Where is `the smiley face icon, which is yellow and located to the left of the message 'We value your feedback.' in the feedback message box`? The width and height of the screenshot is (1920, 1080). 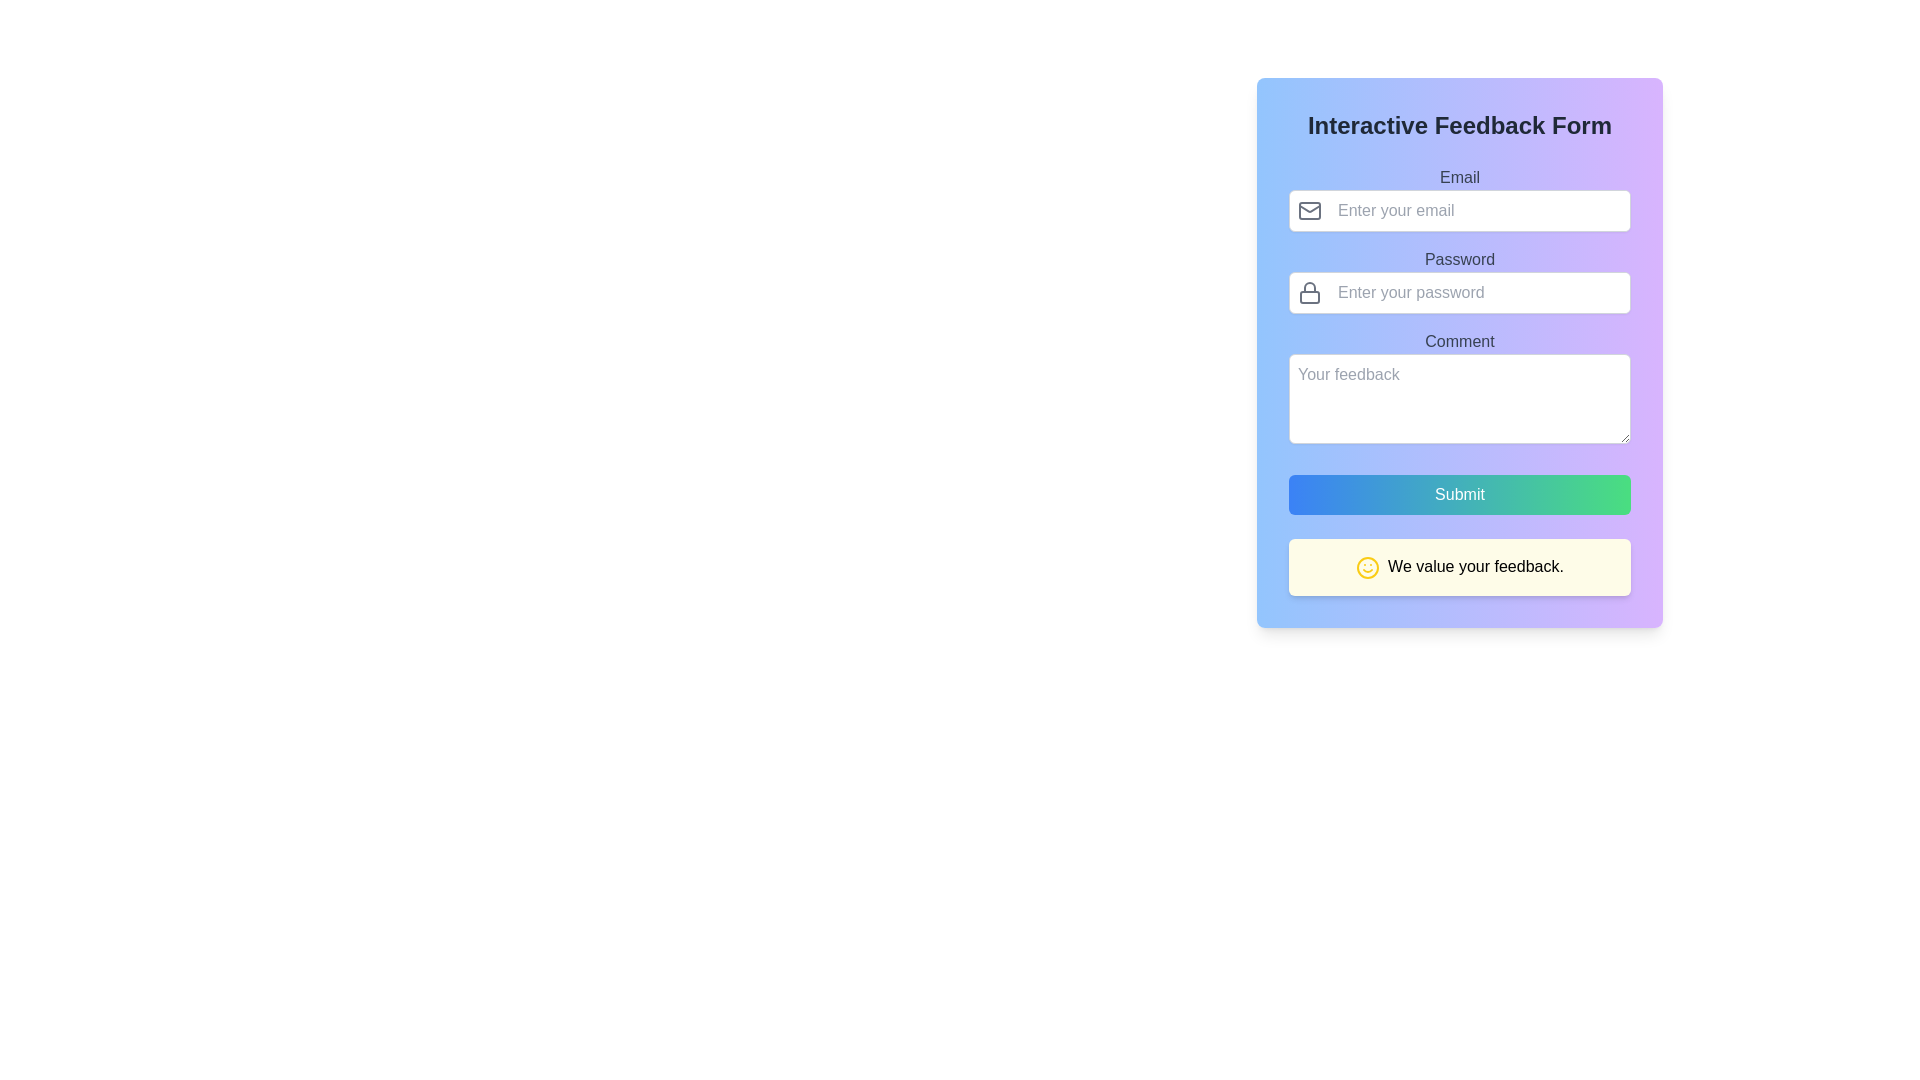 the smiley face icon, which is yellow and located to the left of the message 'We value your feedback.' in the feedback message box is located at coordinates (1367, 567).